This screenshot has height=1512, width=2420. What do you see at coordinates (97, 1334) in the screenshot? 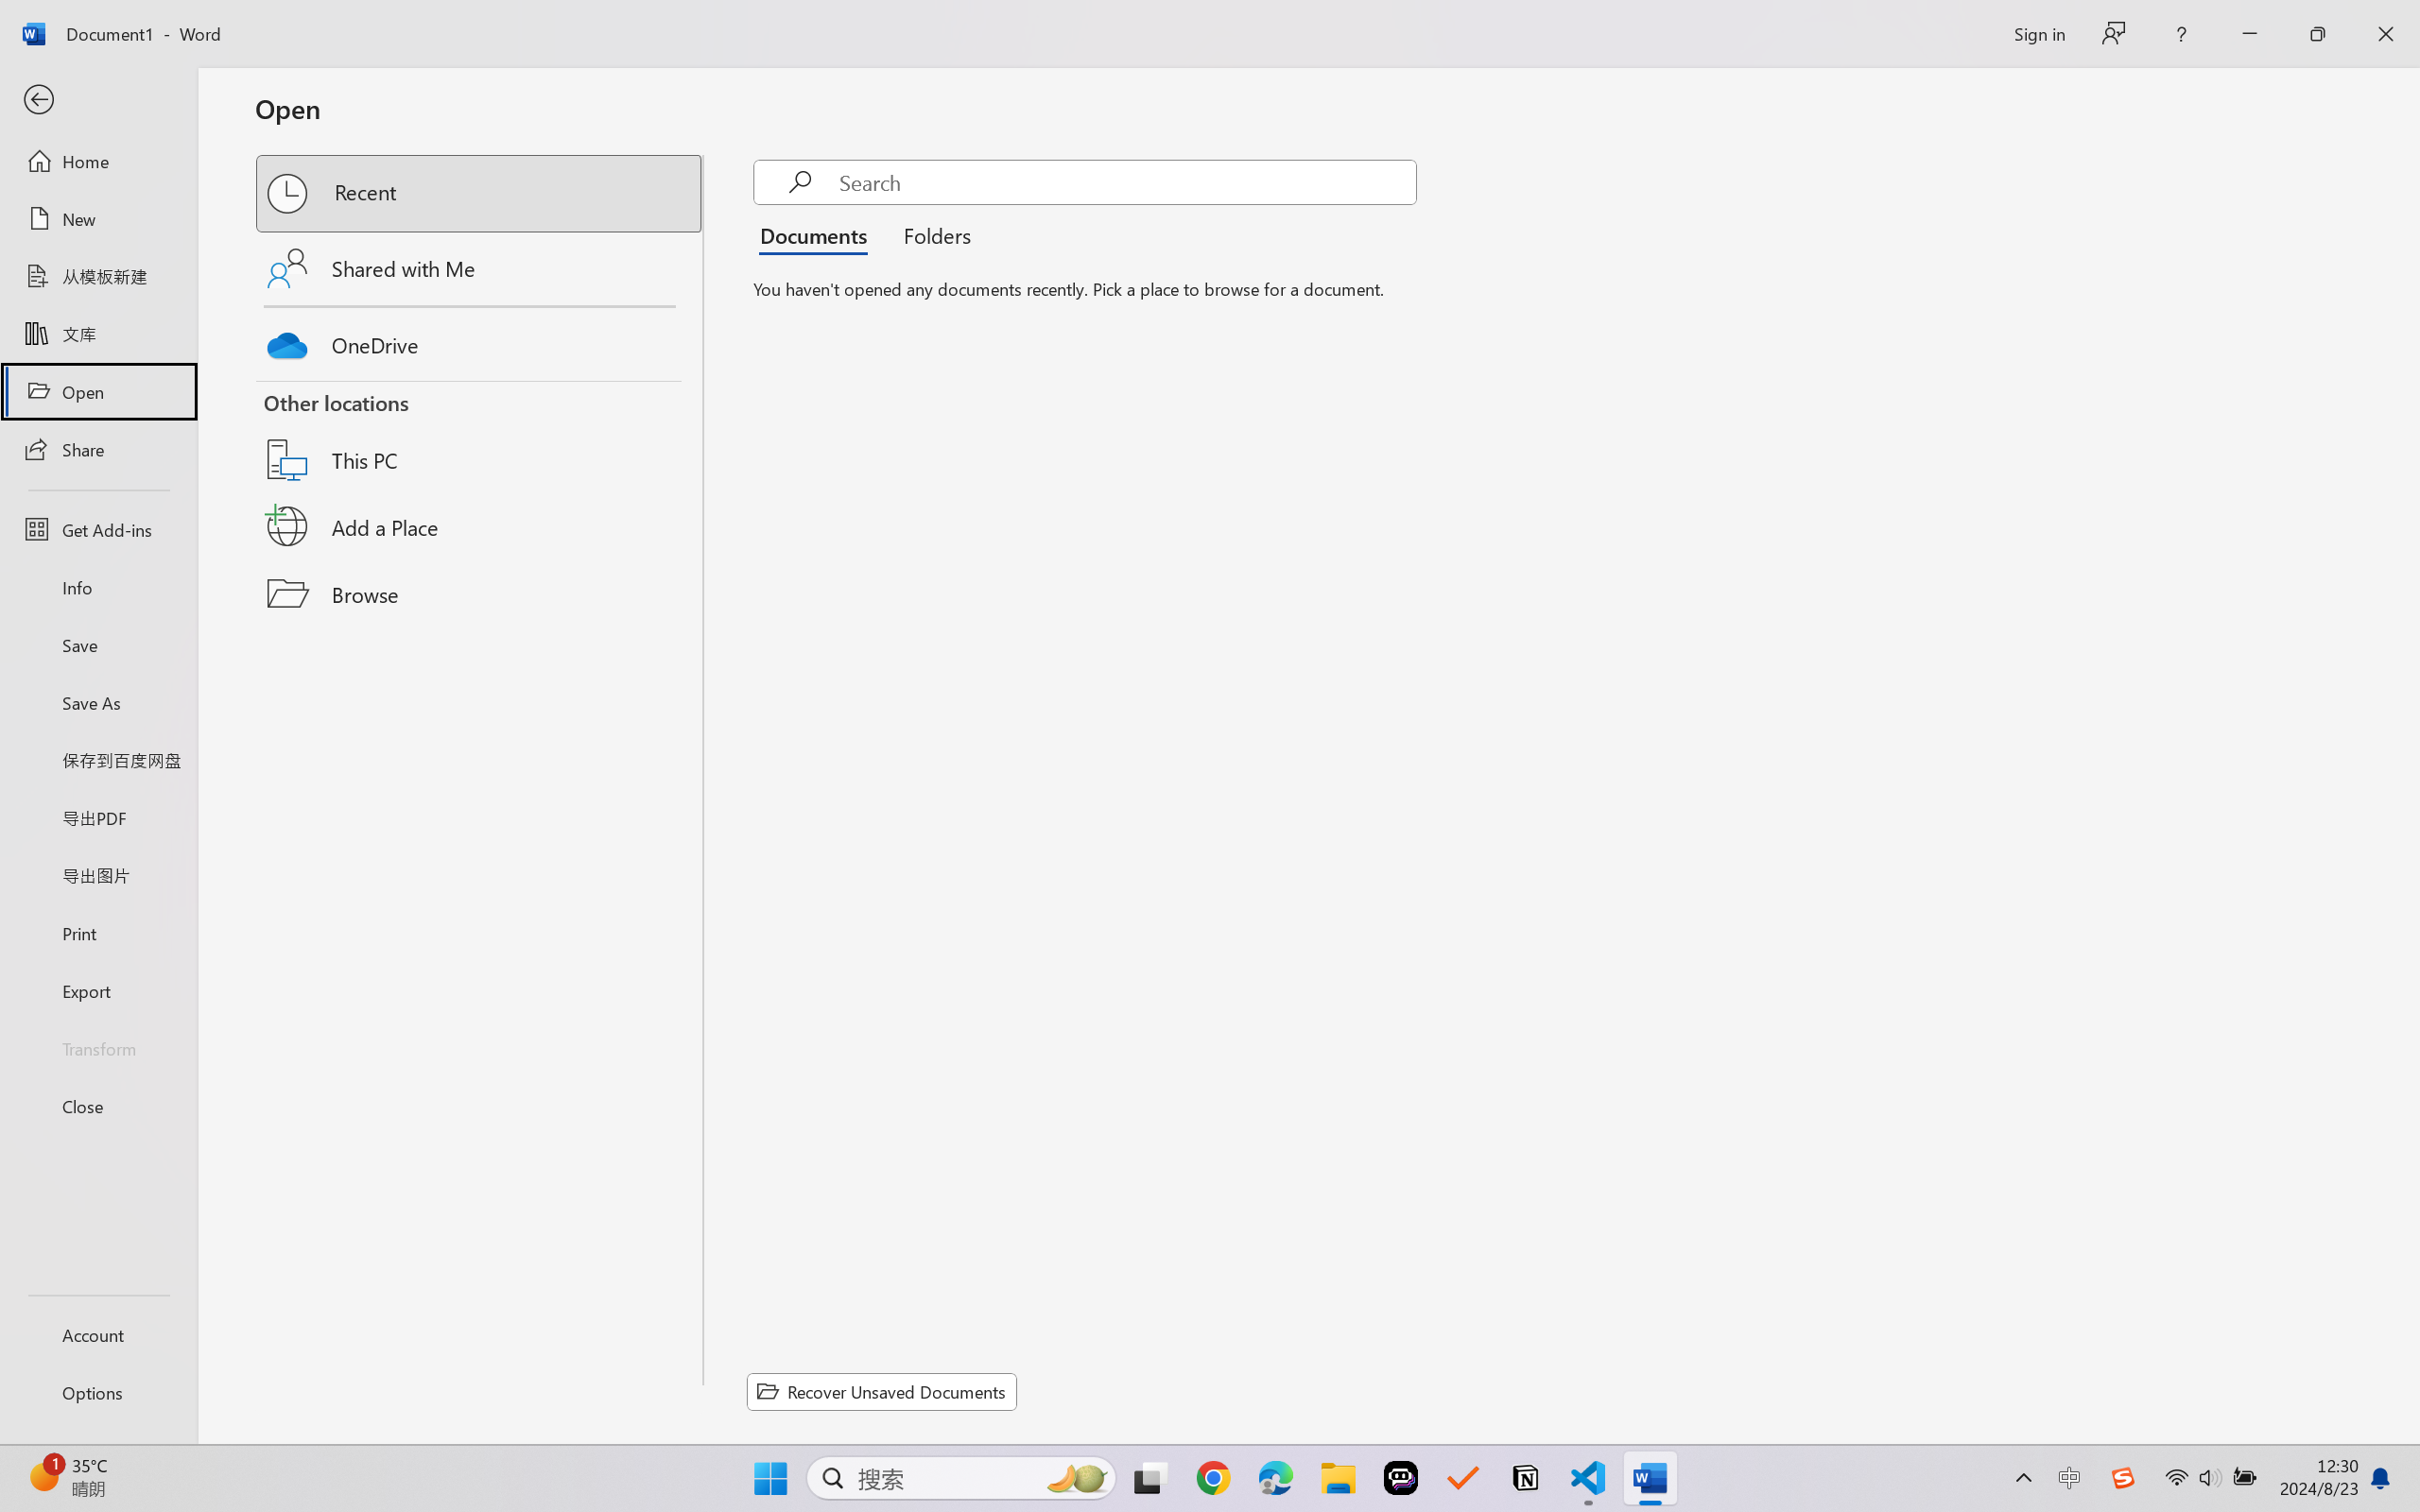
I see `'Account'` at bounding box center [97, 1334].